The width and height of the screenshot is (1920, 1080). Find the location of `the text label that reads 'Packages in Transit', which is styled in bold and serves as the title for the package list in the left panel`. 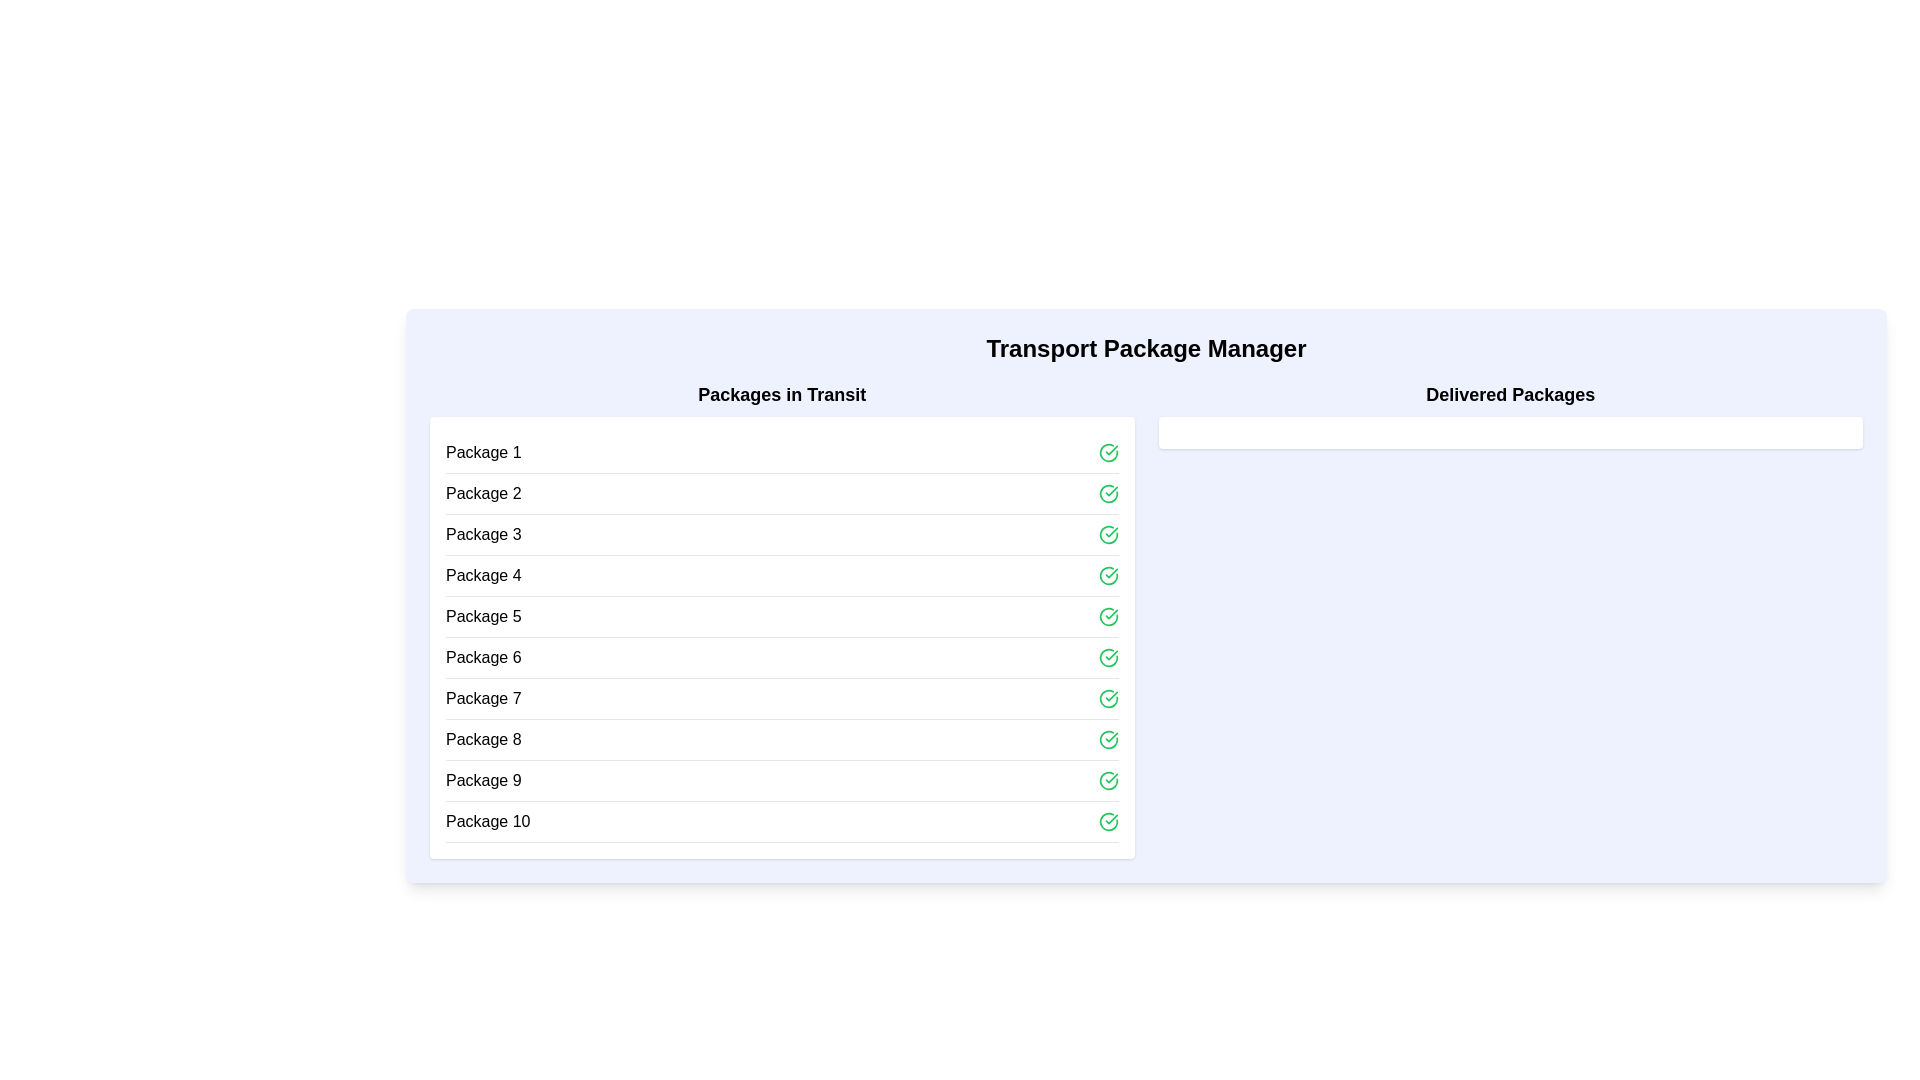

the text label that reads 'Packages in Transit', which is styled in bold and serves as the title for the package list in the left panel is located at coordinates (781, 394).